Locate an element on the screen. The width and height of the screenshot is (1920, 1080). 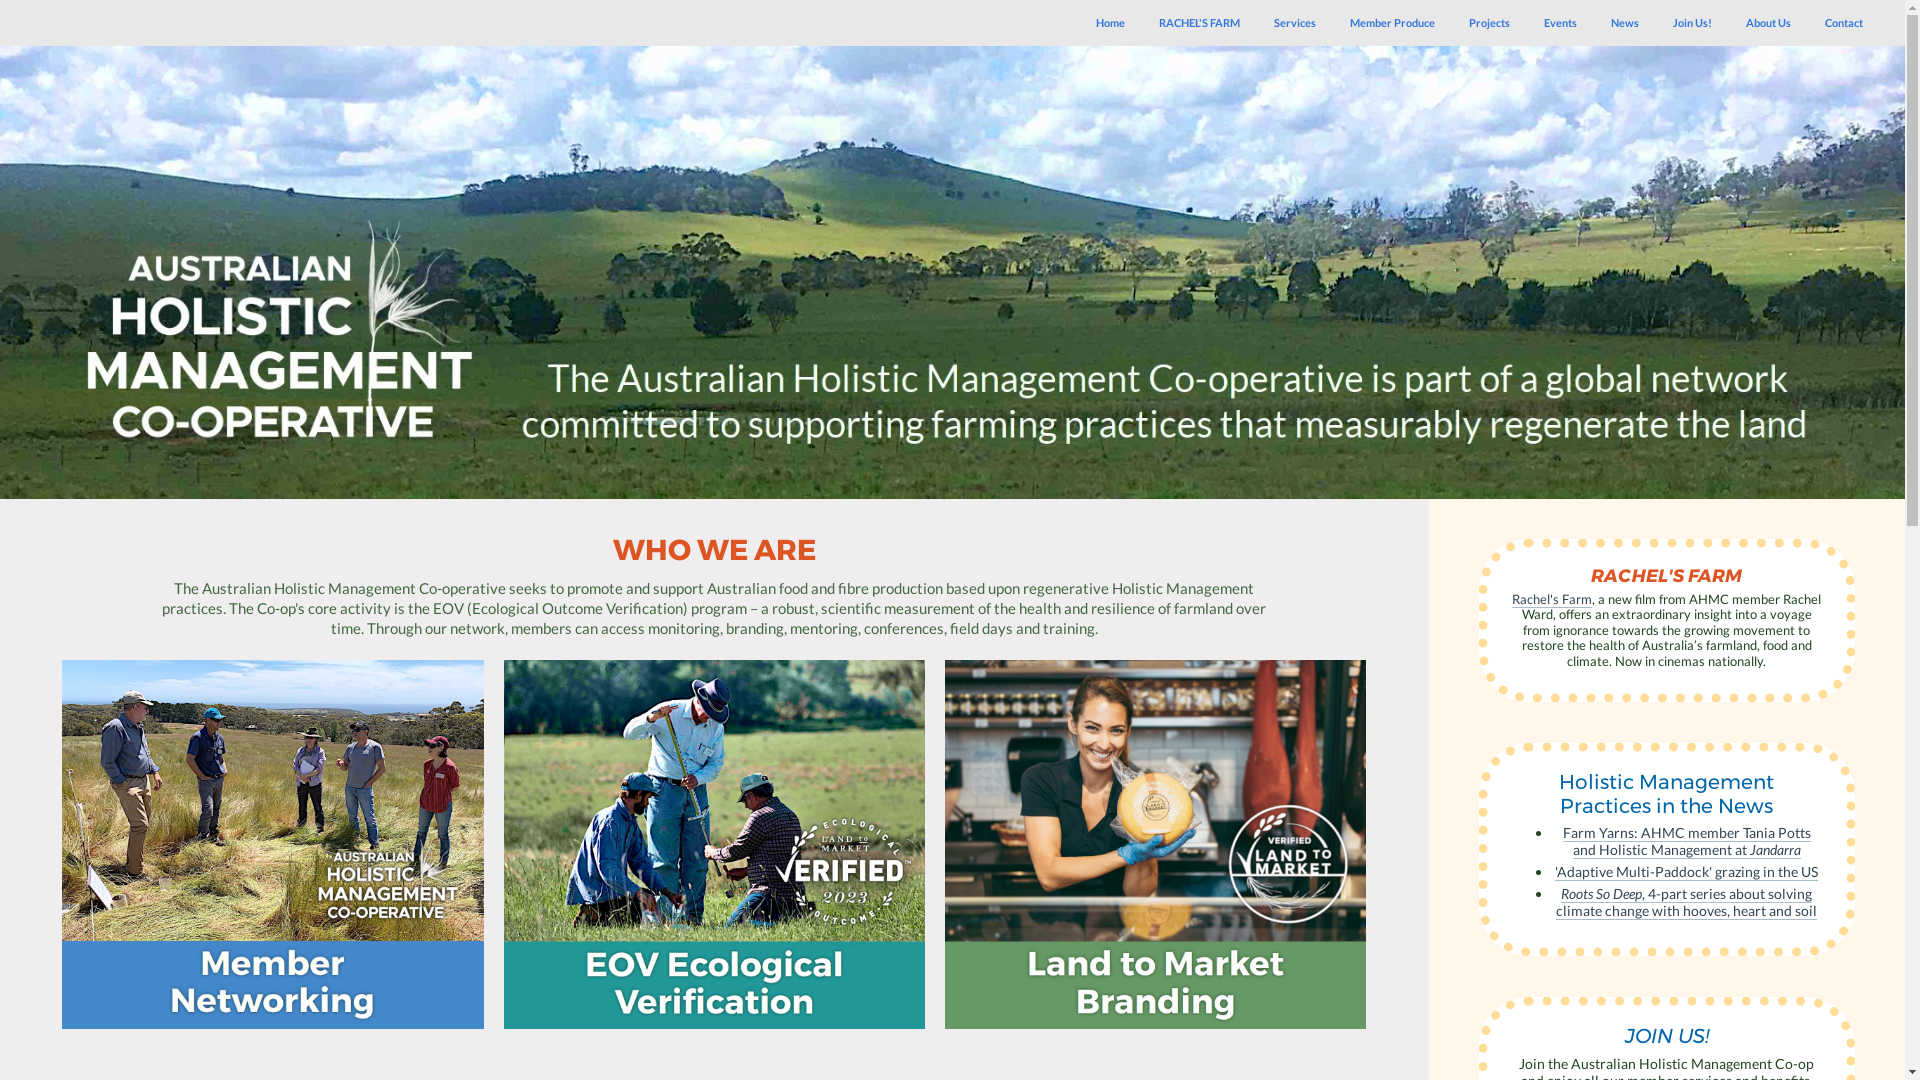
'News' is located at coordinates (1625, 23).